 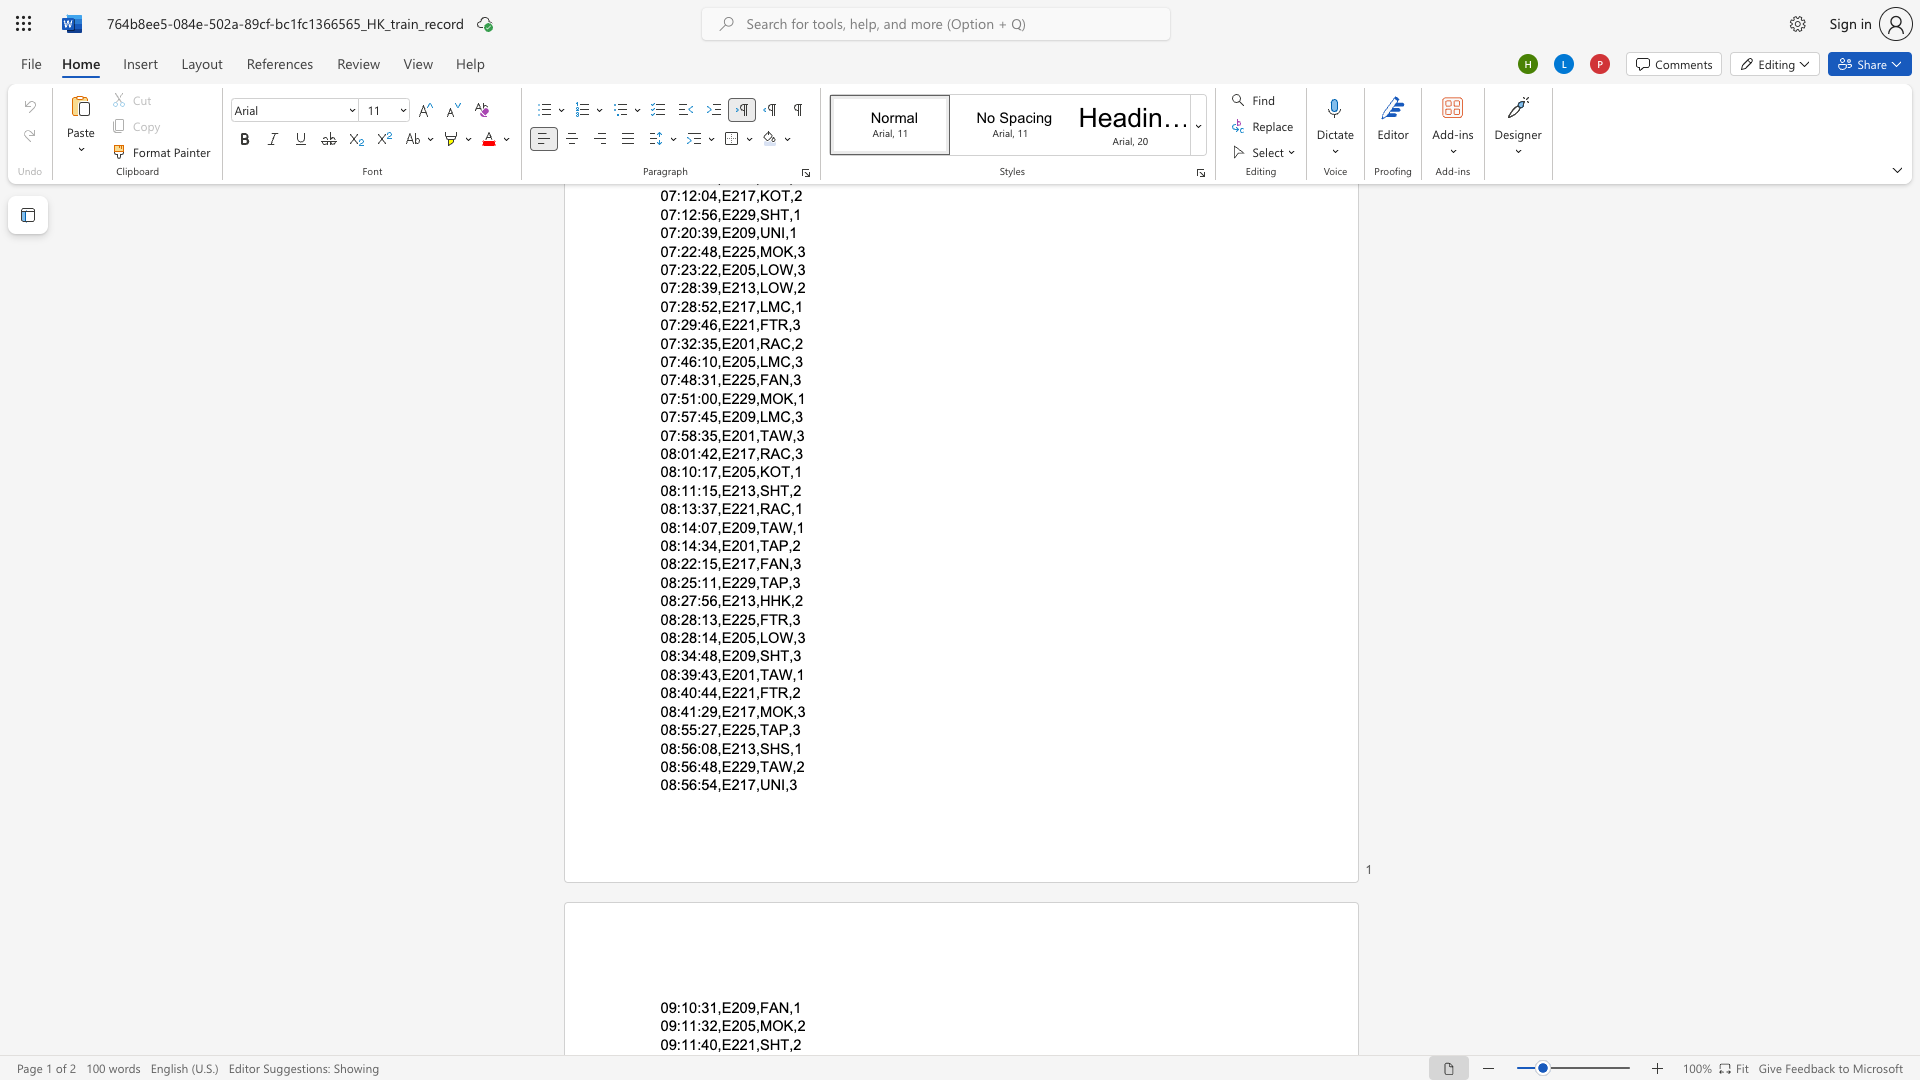 I want to click on the subset text "TR" within the text "08:40:44,E221,FTR,2", so click(x=767, y=692).